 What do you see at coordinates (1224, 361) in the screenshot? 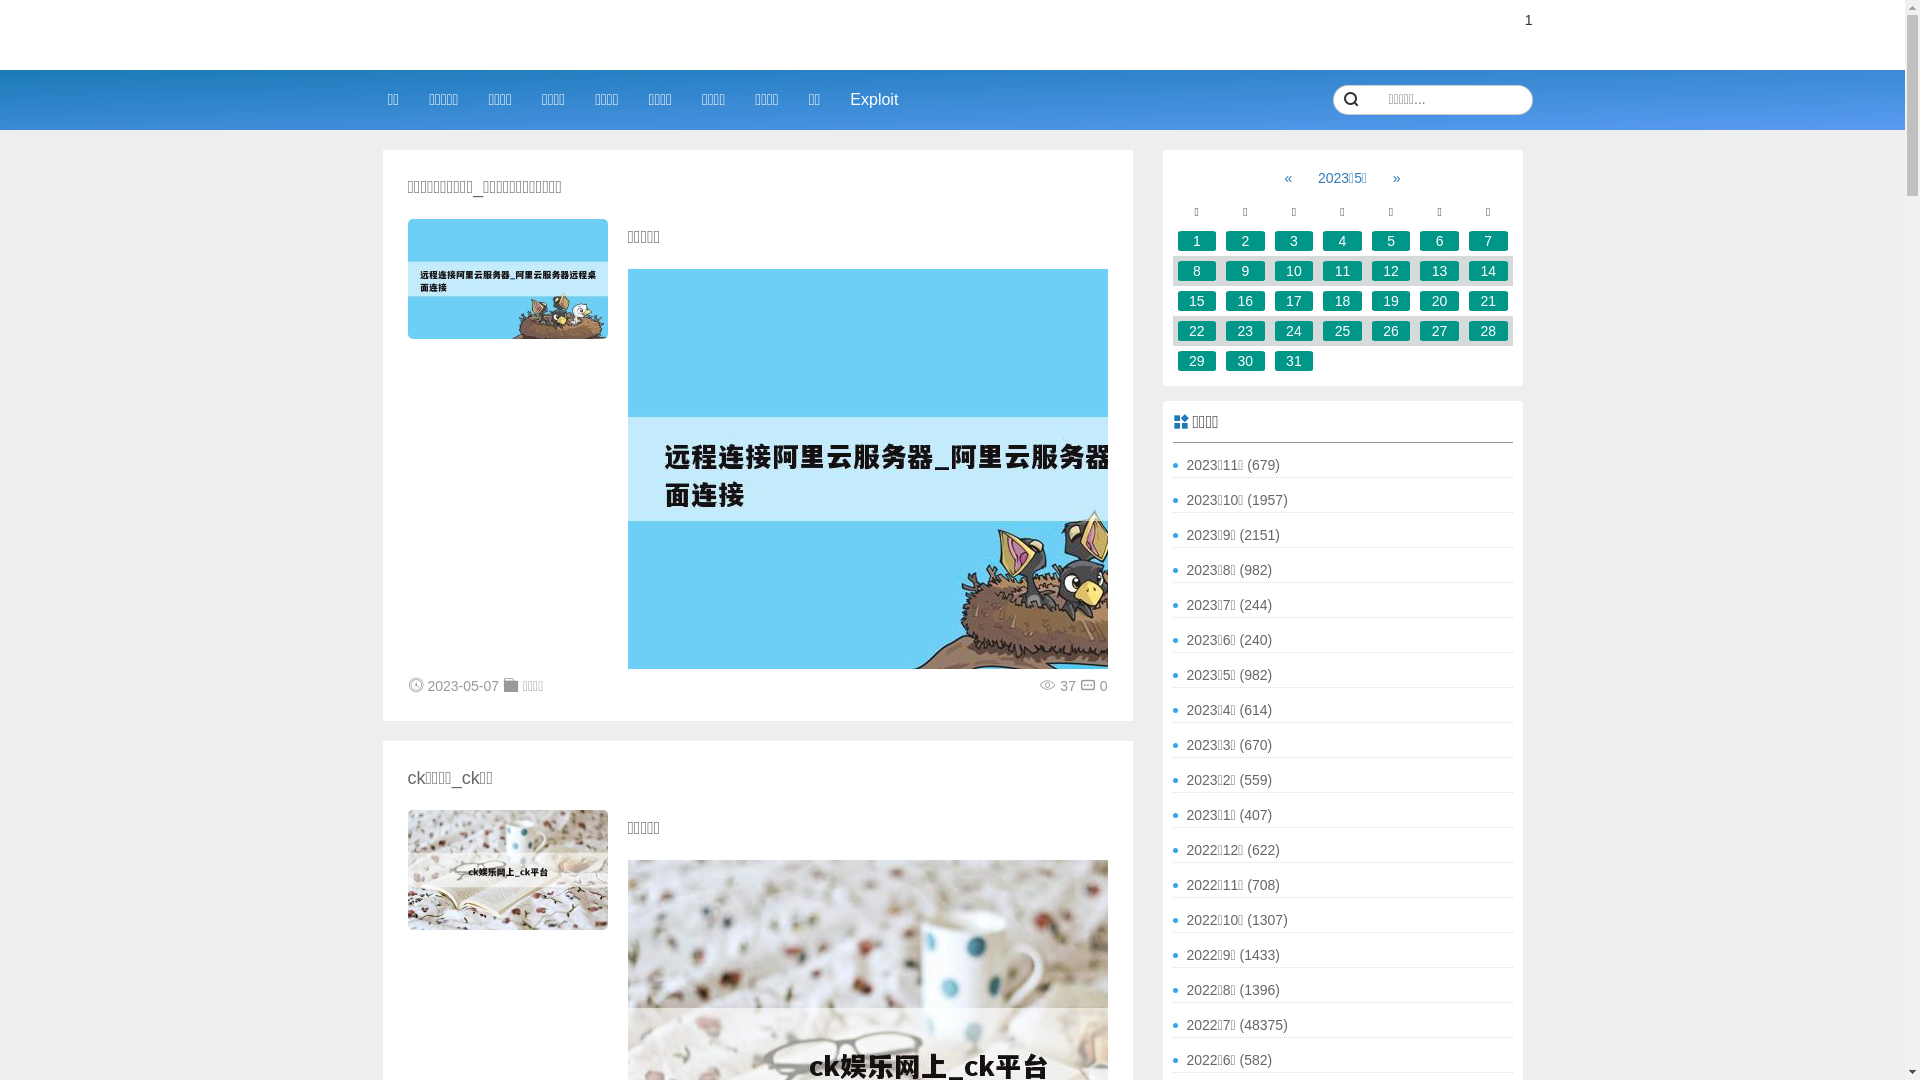
I see `'30'` at bounding box center [1224, 361].